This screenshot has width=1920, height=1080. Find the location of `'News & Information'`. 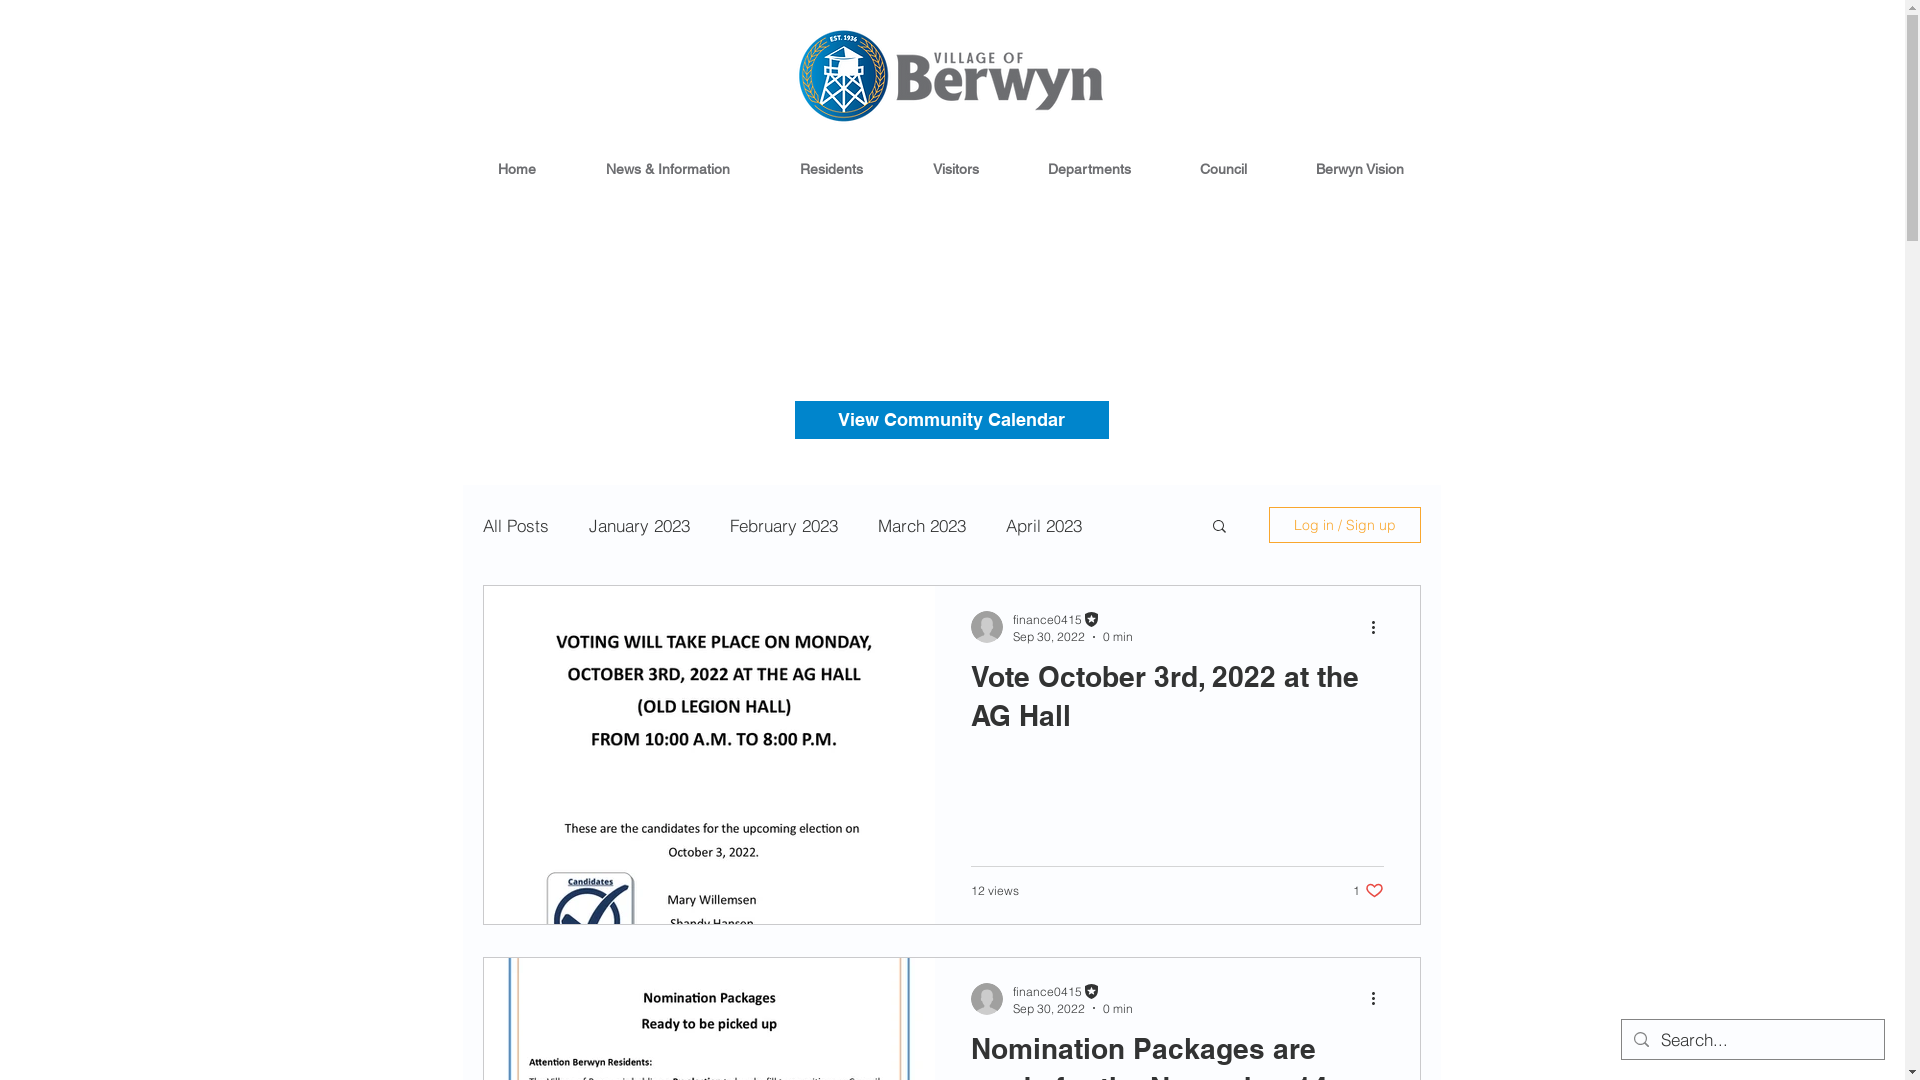

'News & Information' is located at coordinates (667, 168).